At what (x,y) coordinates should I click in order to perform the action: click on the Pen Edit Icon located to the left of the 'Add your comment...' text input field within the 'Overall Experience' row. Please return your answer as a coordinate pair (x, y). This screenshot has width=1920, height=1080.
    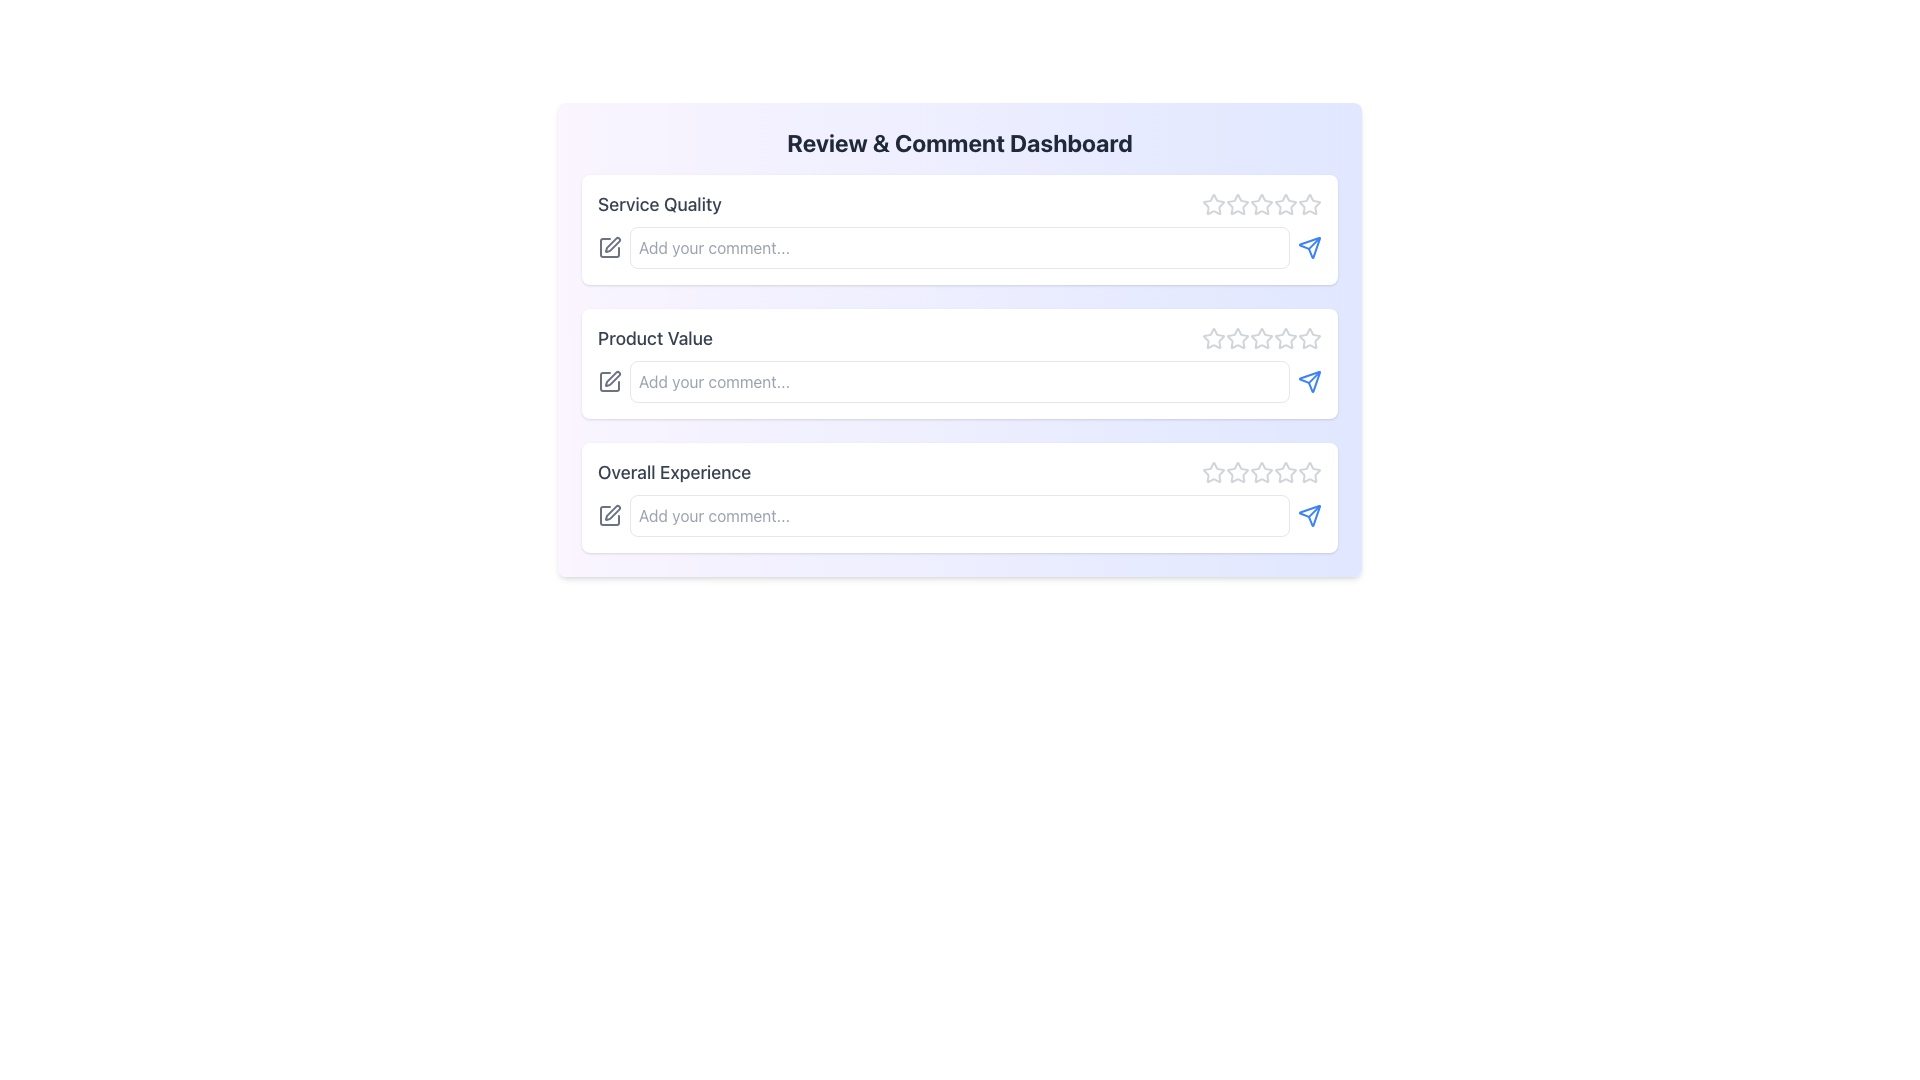
    Looking at the image, I should click on (612, 512).